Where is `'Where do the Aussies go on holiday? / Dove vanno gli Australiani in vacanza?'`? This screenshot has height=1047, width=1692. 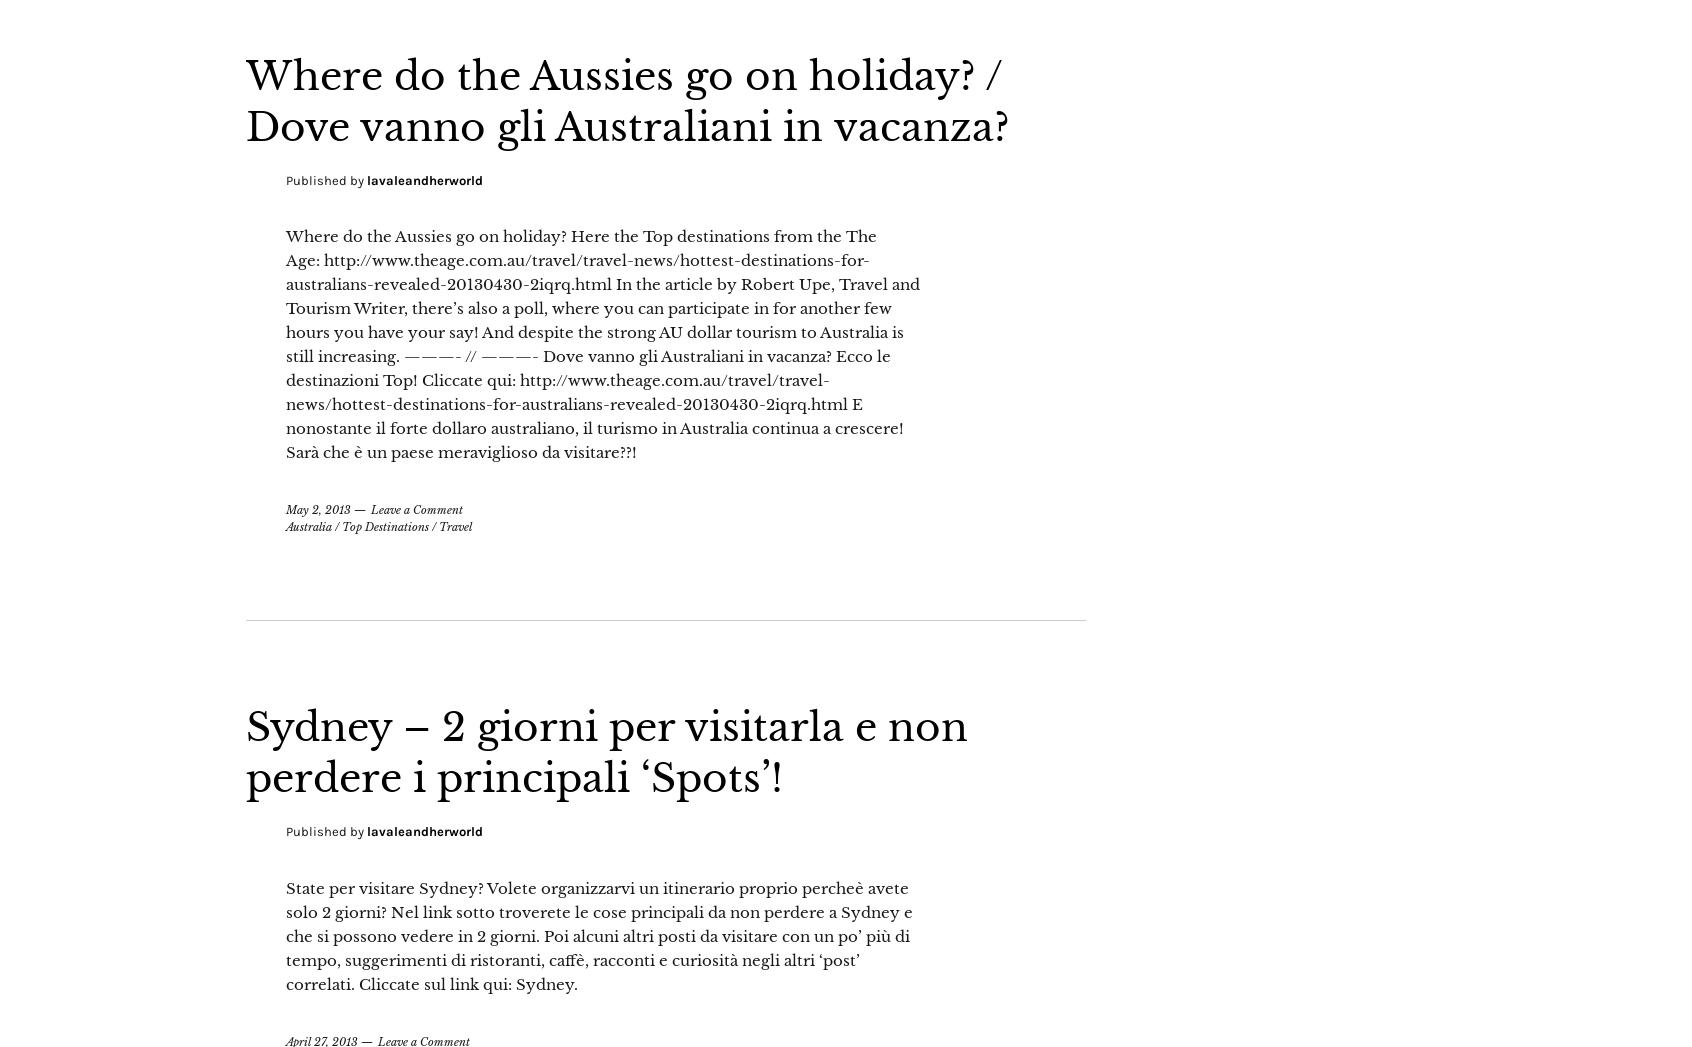 'Where do the Aussies go on holiday? / Dove vanno gli Australiani in vacanza?' is located at coordinates (654, 150).